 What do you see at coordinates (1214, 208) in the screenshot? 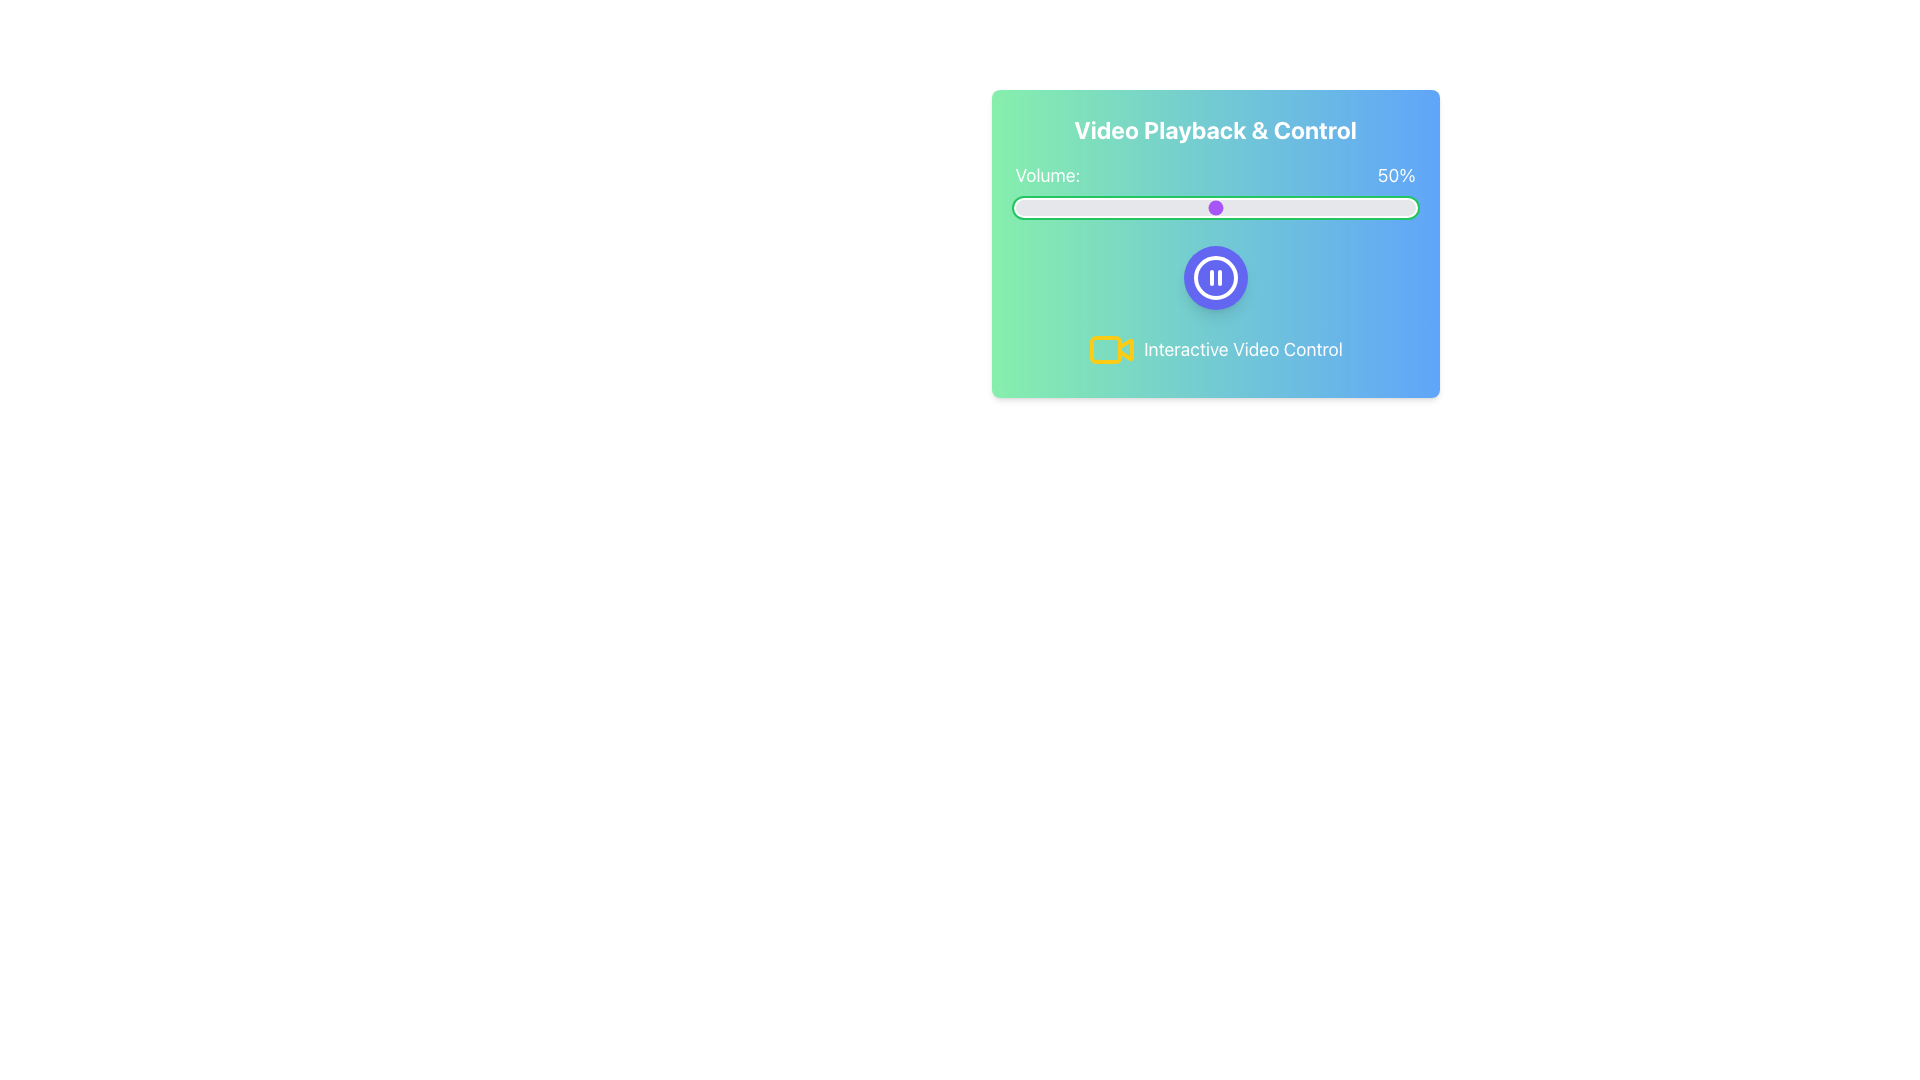
I see `the horizontal slider with a rounded purple accent thumb, located below the 'Volume:' label and aligned with '50%' on the right` at bounding box center [1214, 208].